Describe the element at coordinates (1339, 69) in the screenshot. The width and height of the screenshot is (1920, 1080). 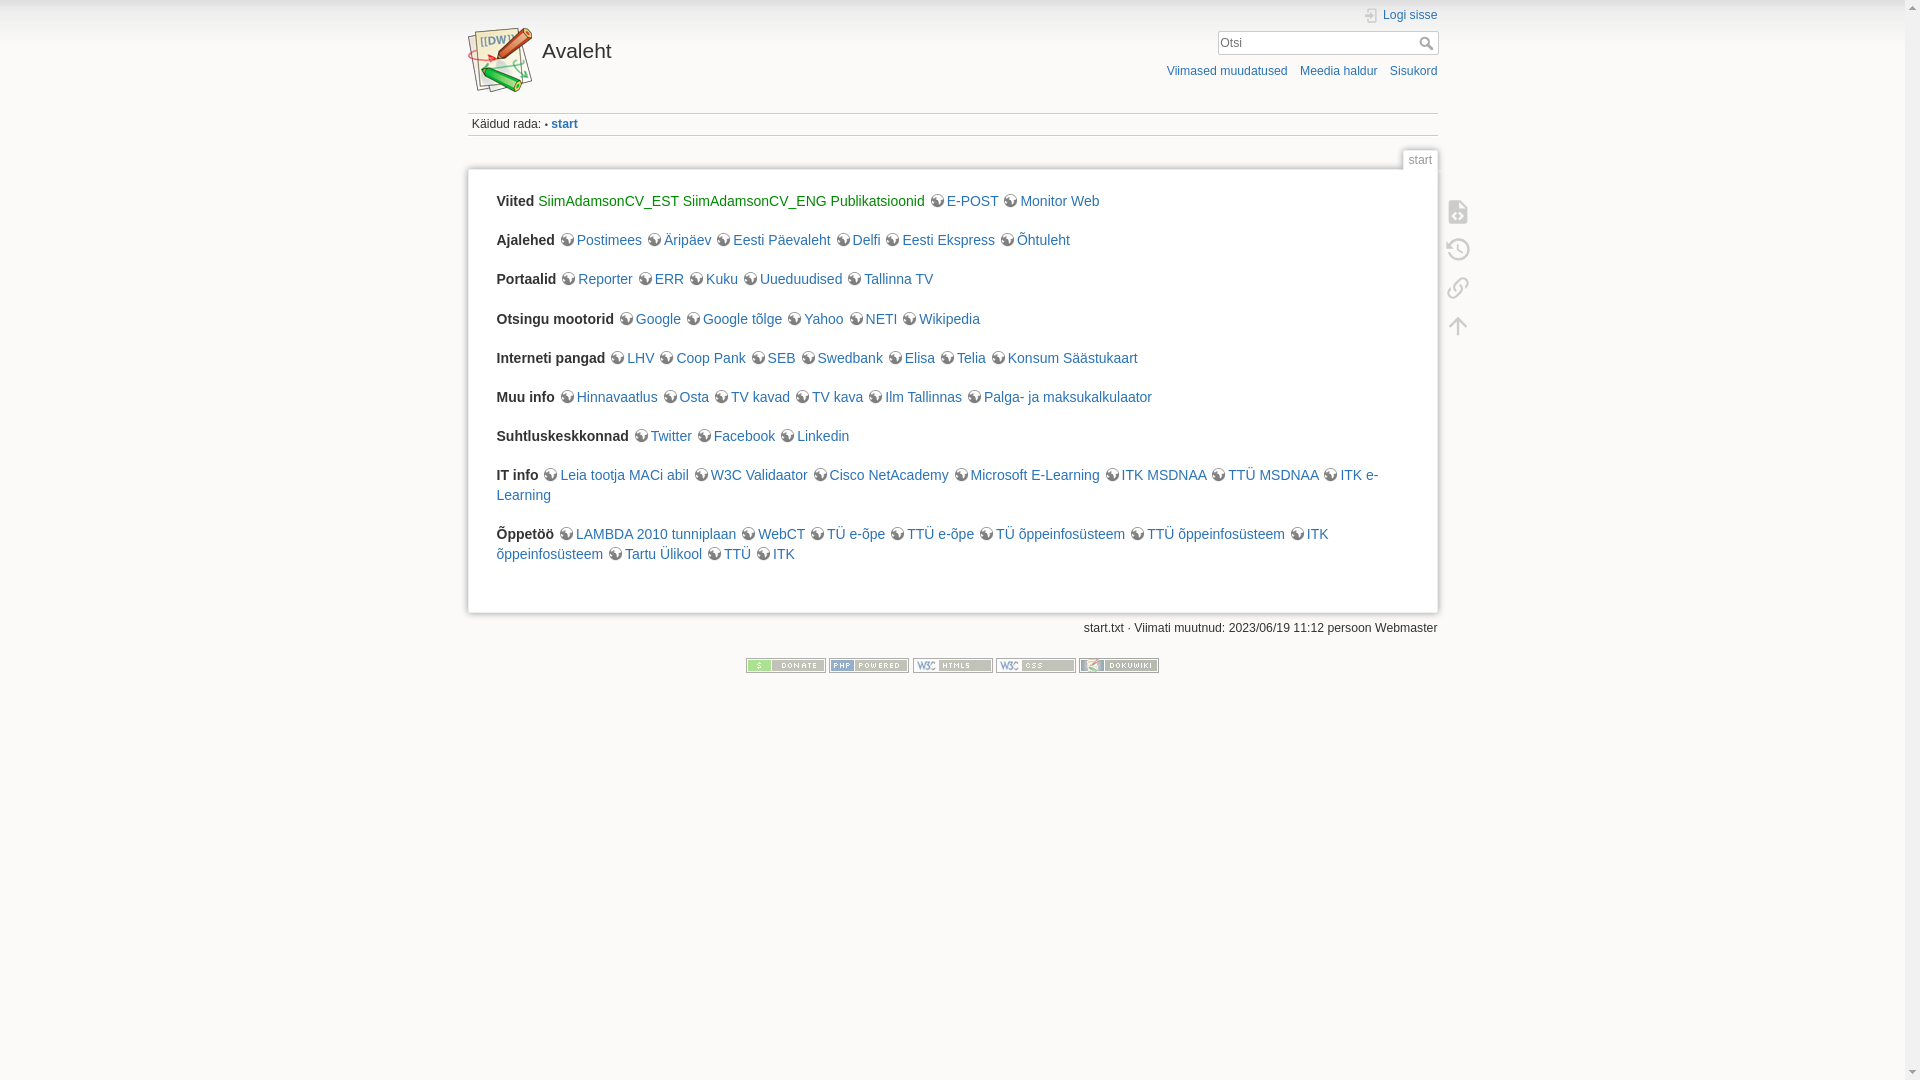
I see `'Meedia haldur'` at that location.